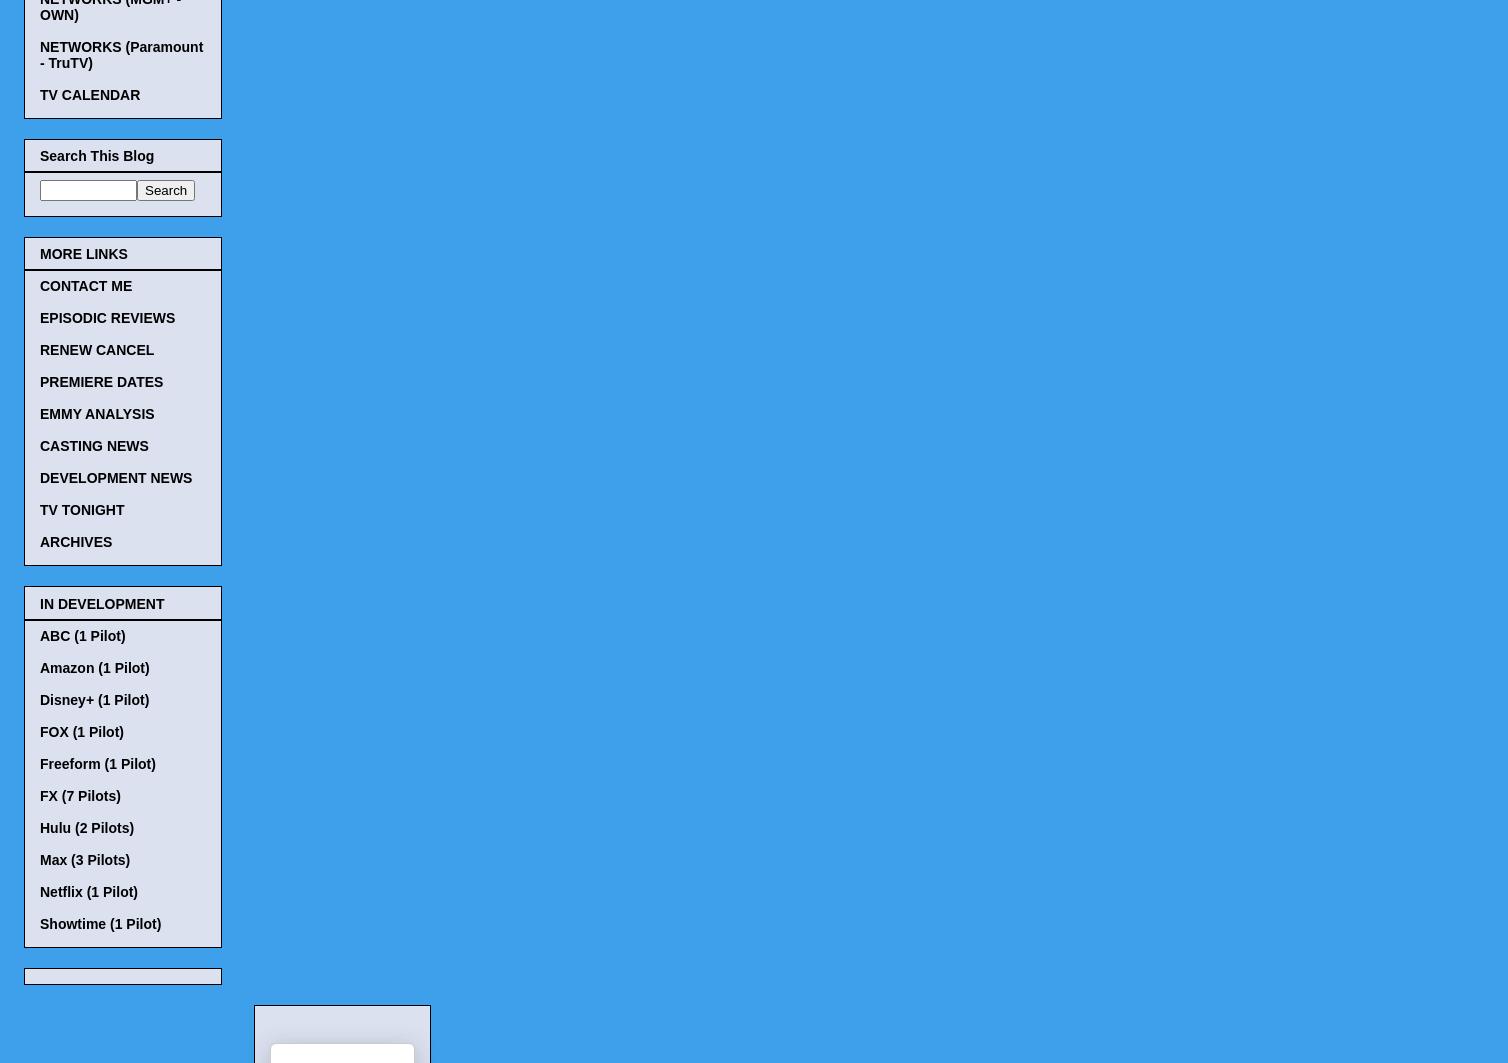  I want to click on 'Max (3 Pilots)', so click(85, 858).